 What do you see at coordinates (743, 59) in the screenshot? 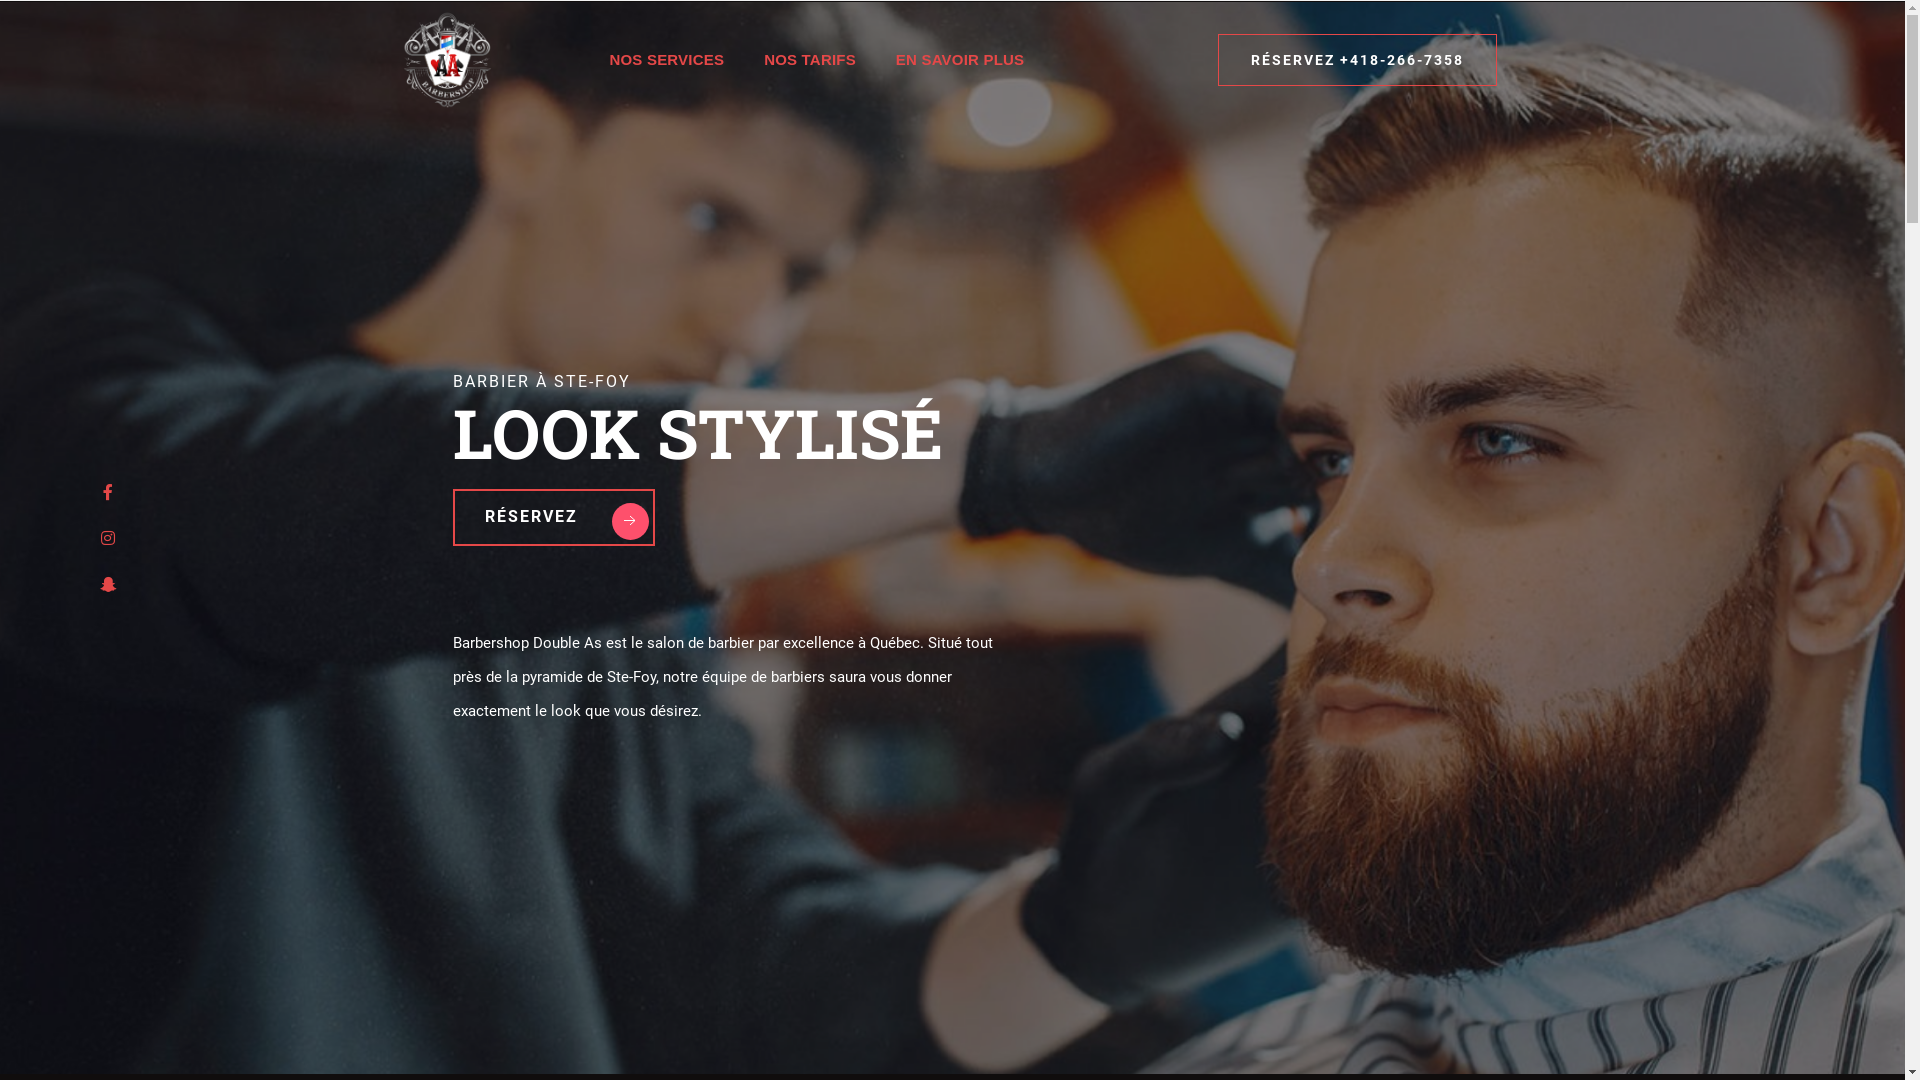
I see `'NOS TARIFS'` at bounding box center [743, 59].